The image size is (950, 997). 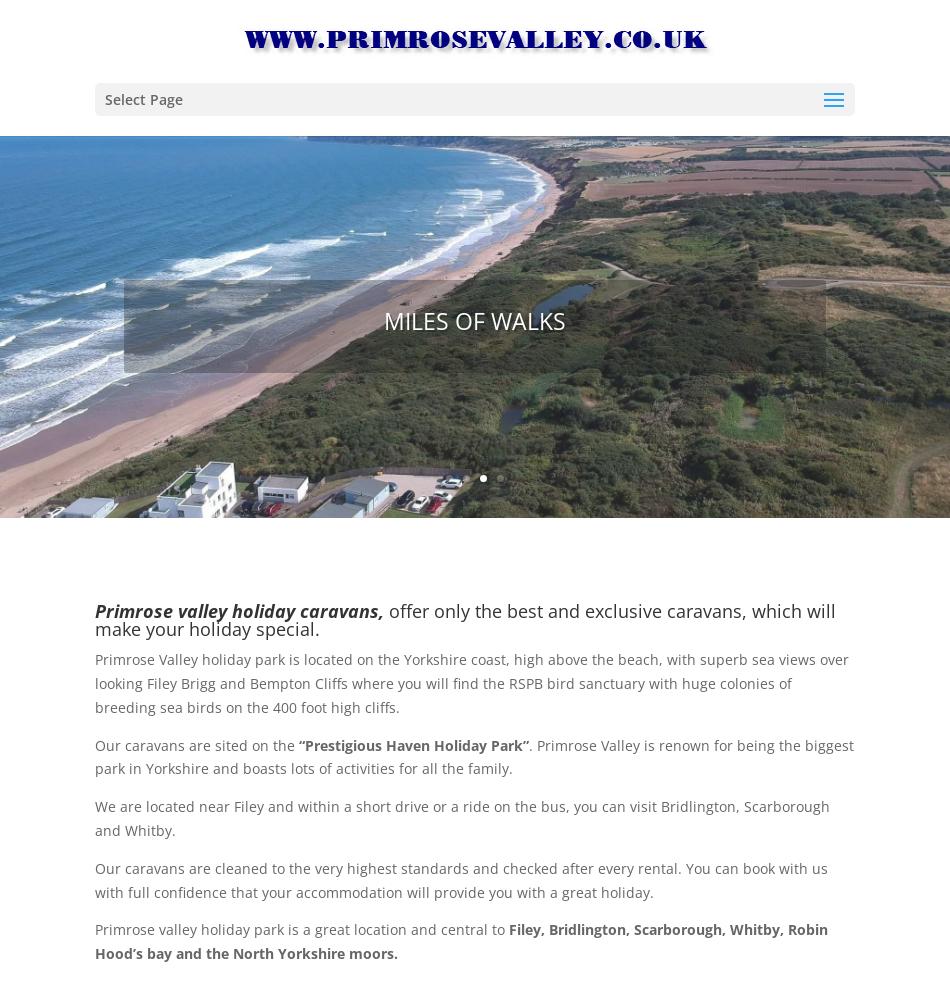 I want to click on 'Select Page', so click(x=104, y=99).